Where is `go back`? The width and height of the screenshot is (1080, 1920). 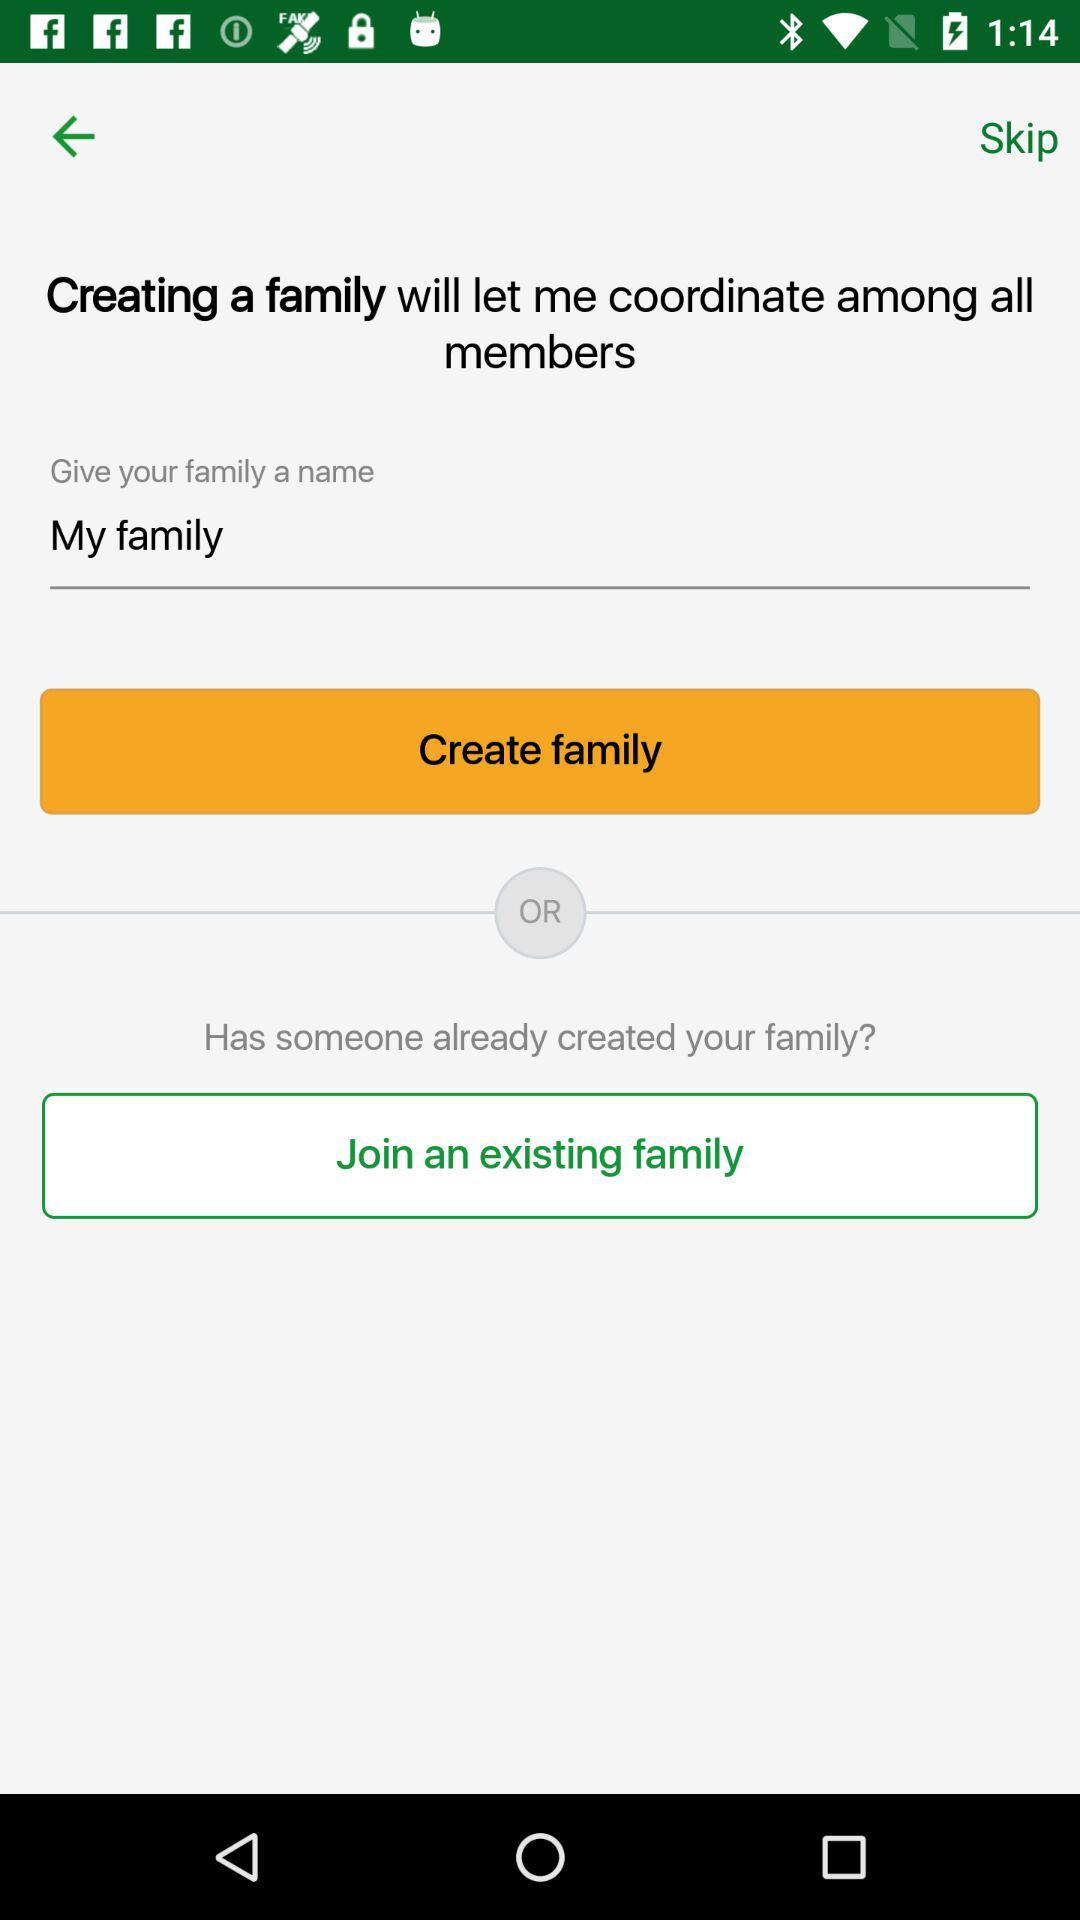
go back is located at coordinates (72, 135).